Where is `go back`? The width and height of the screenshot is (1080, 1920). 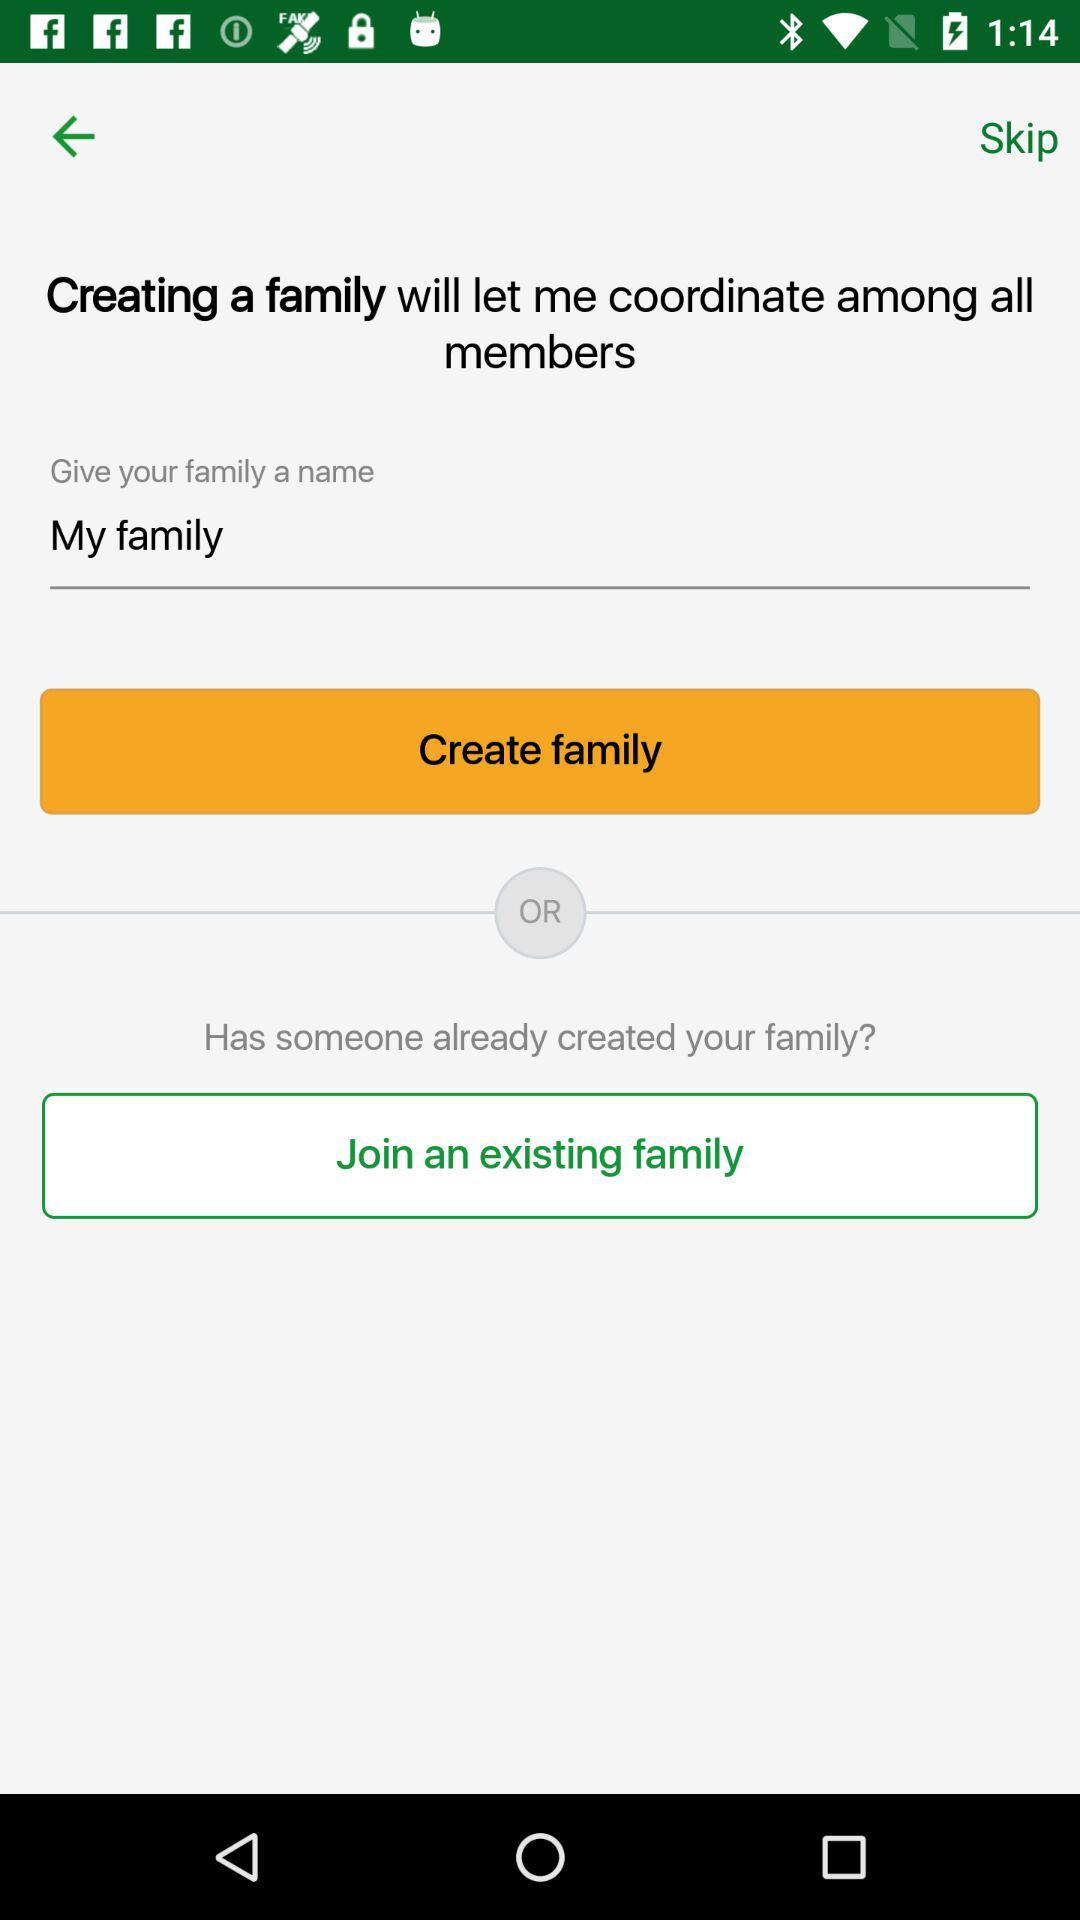
go back is located at coordinates (72, 135).